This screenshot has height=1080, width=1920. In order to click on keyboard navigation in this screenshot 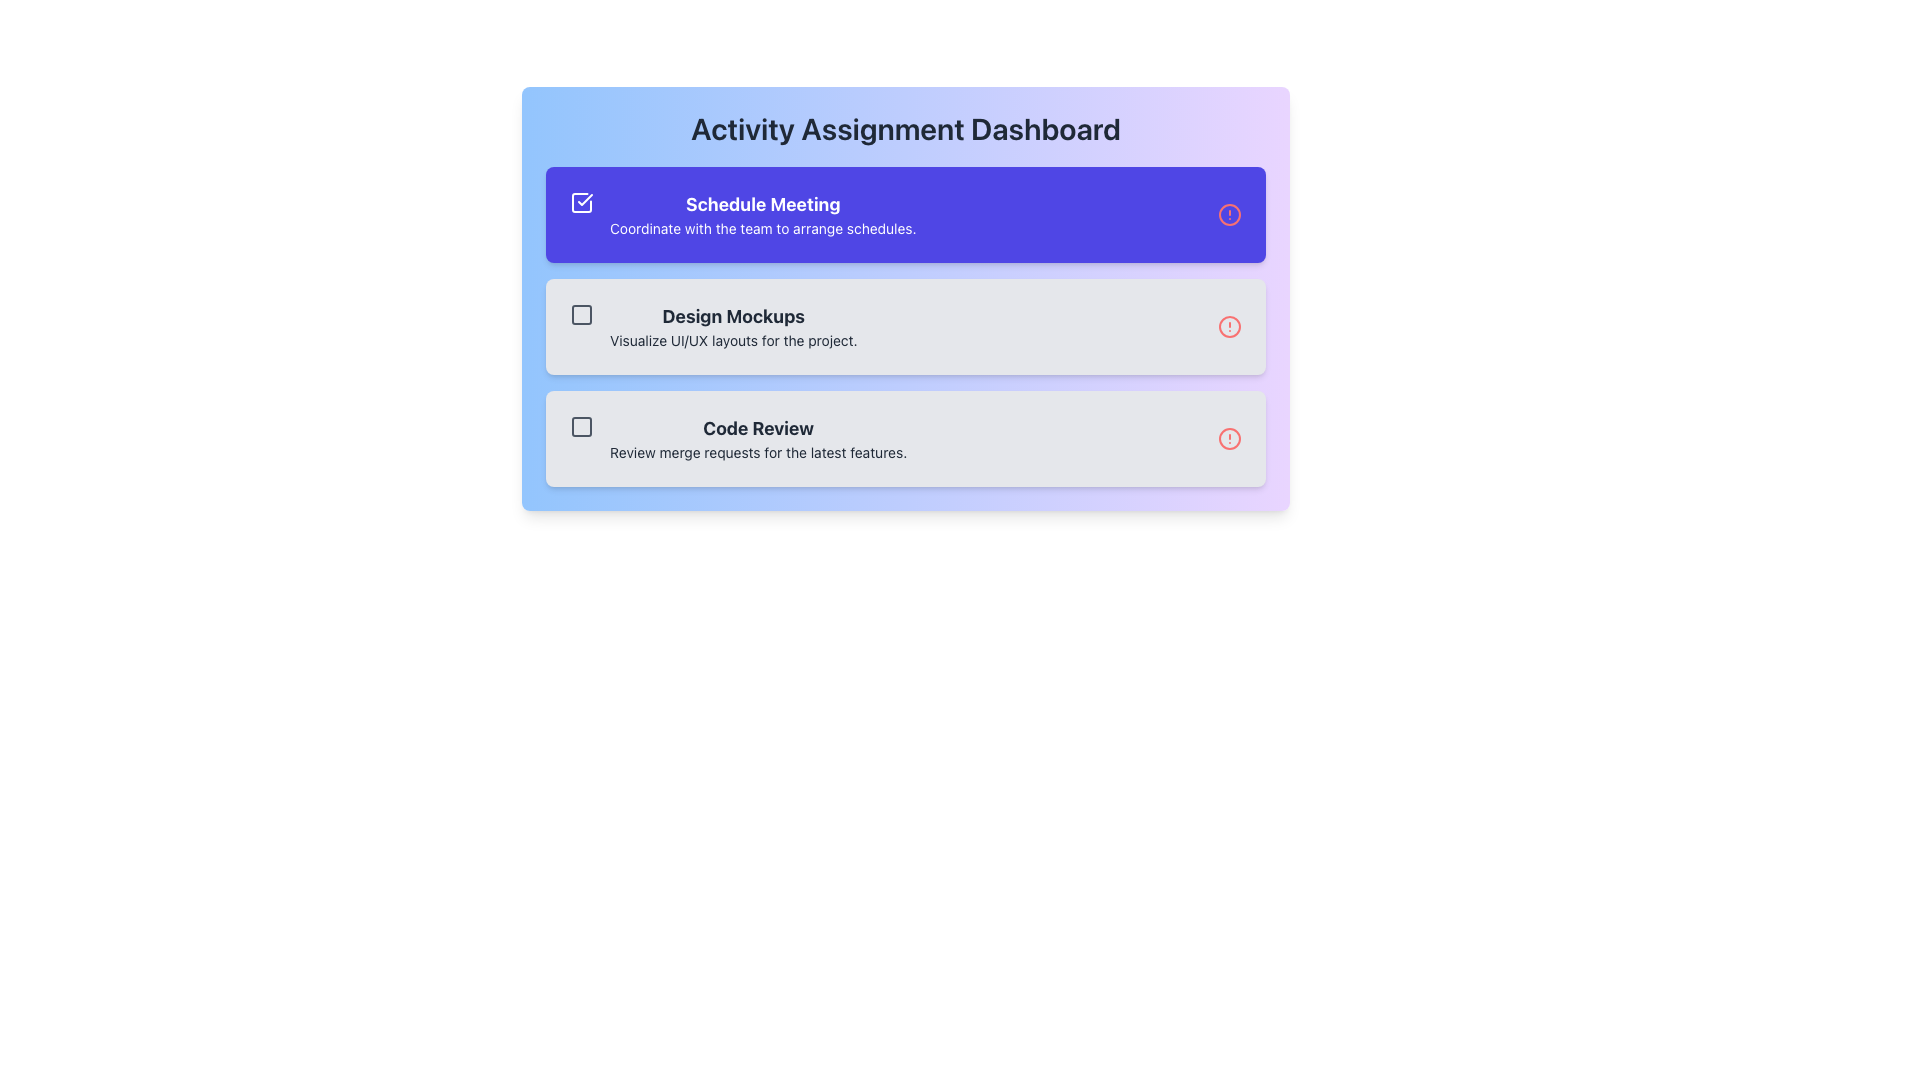, I will do `click(580, 203)`.